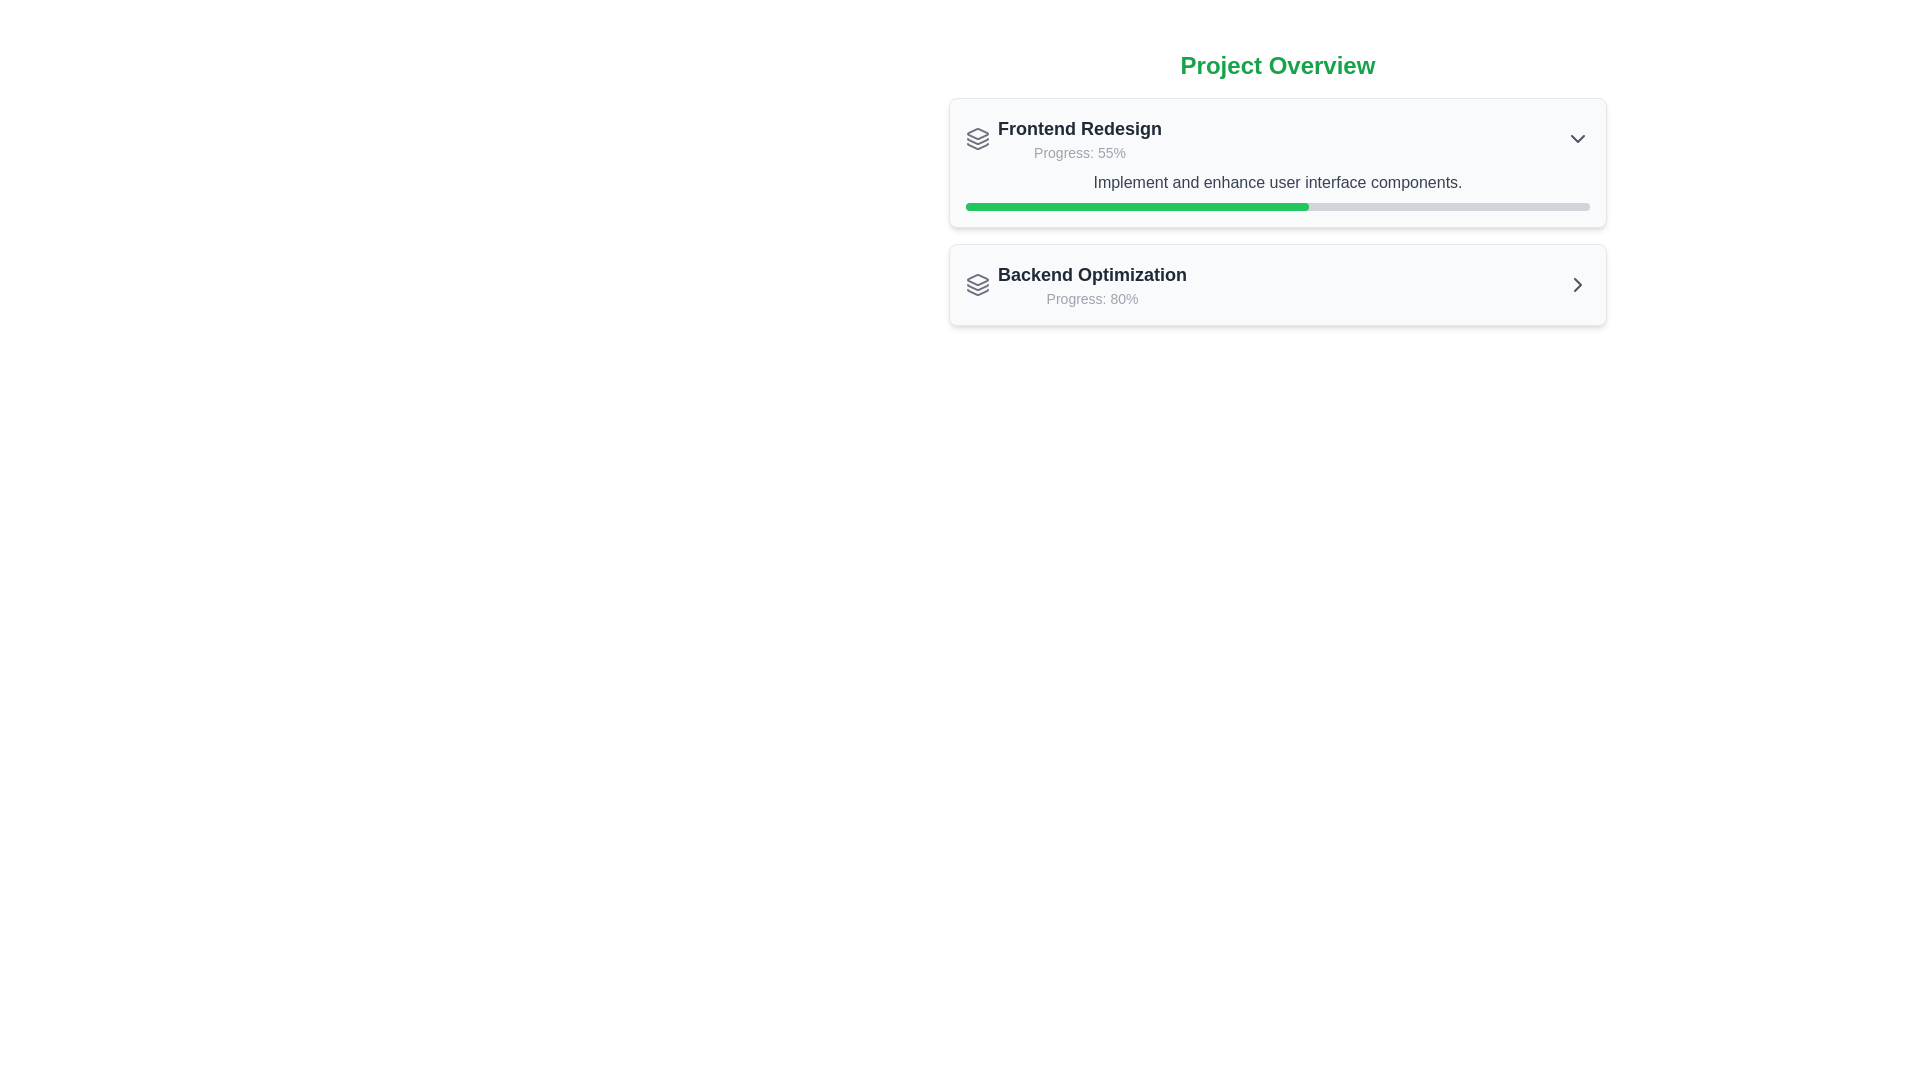 This screenshot has height=1080, width=1920. What do you see at coordinates (1091, 274) in the screenshot?
I see `the Text Label indicating 'Backend Optimization'` at bounding box center [1091, 274].